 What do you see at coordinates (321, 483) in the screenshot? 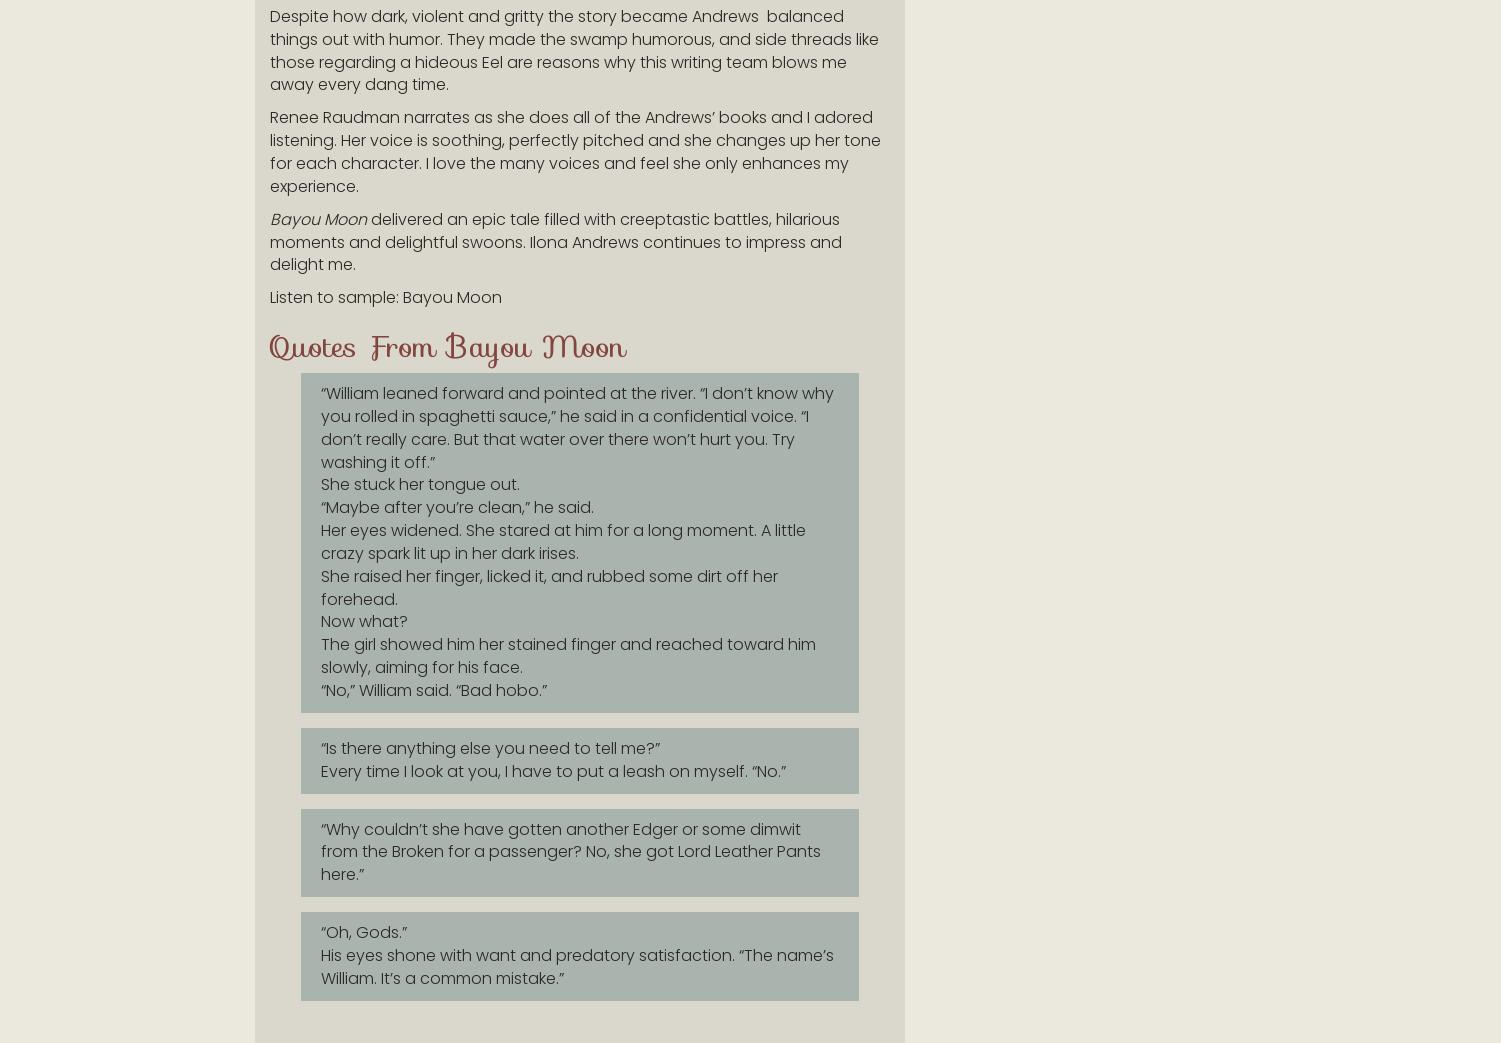
I see `'She stuck her tongue out.'` at bounding box center [321, 483].